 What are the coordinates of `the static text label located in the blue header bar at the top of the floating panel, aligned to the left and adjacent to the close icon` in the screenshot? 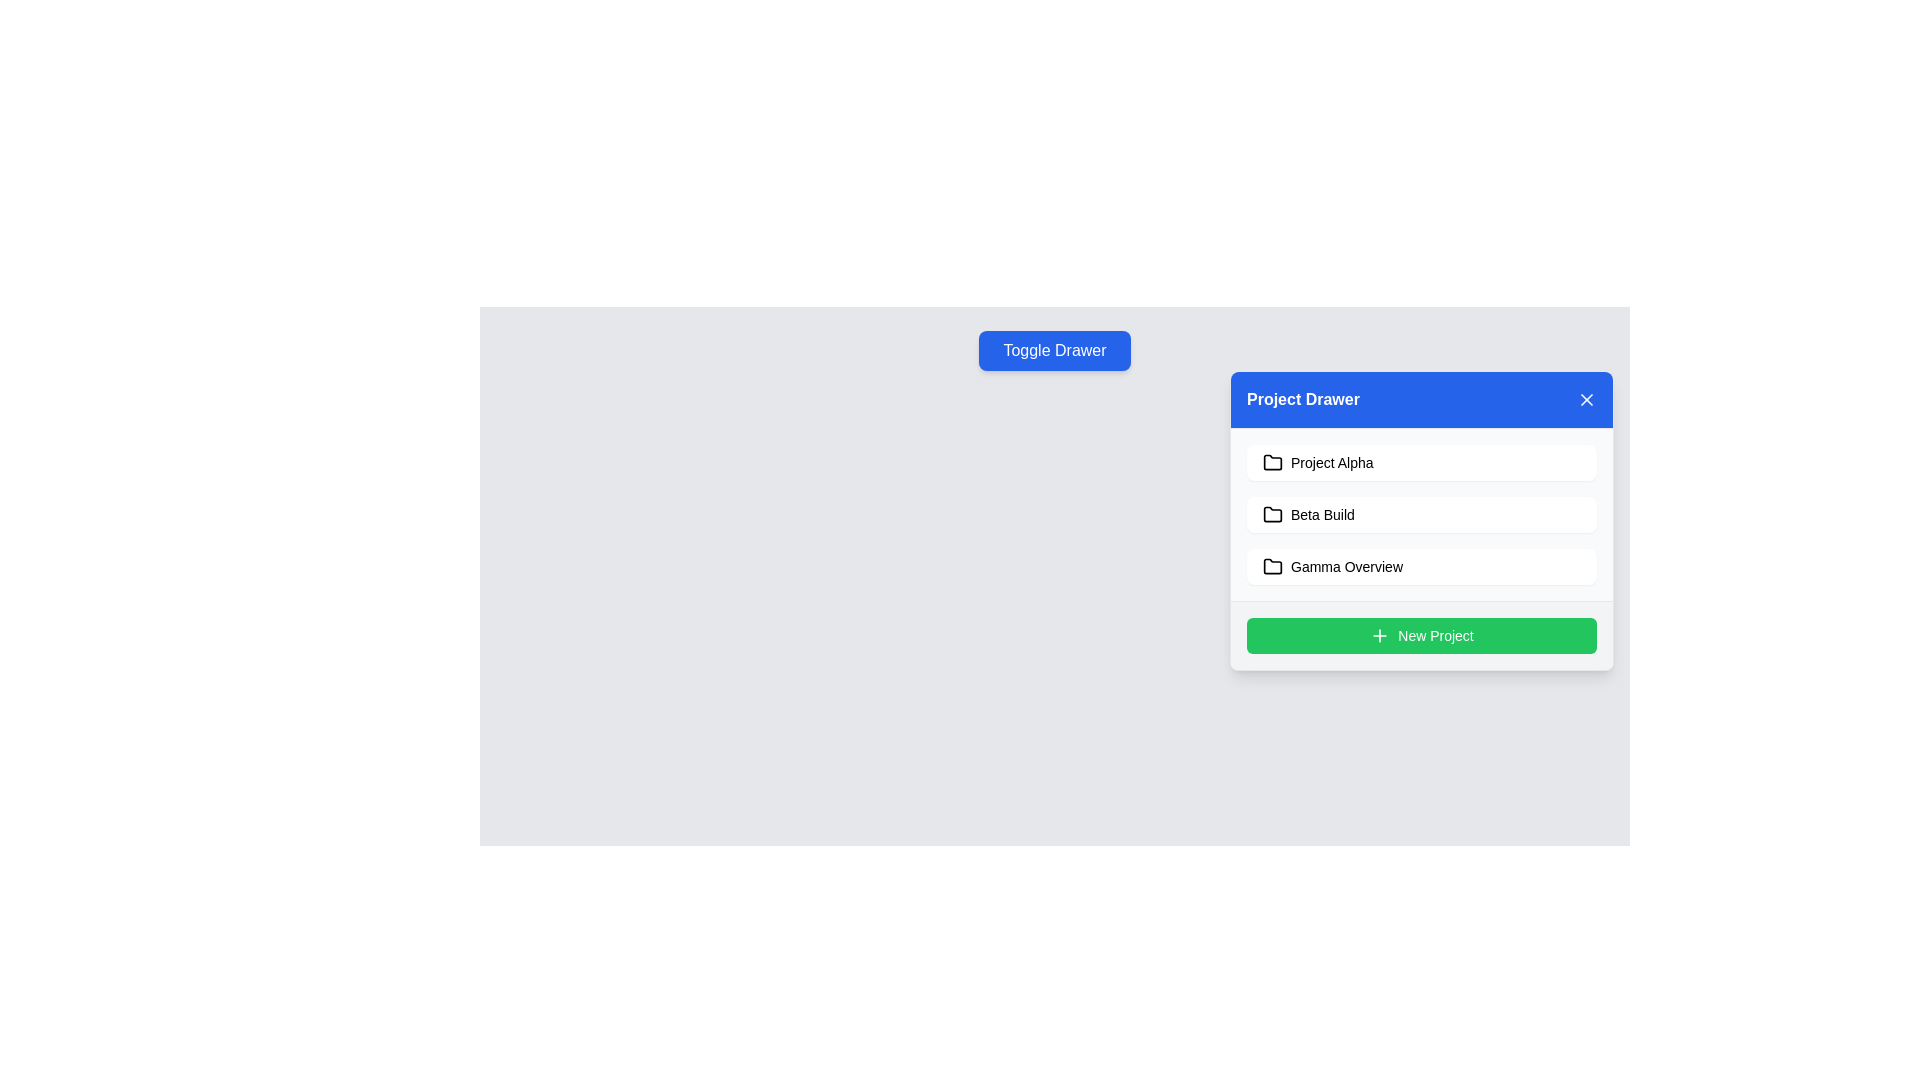 It's located at (1303, 400).